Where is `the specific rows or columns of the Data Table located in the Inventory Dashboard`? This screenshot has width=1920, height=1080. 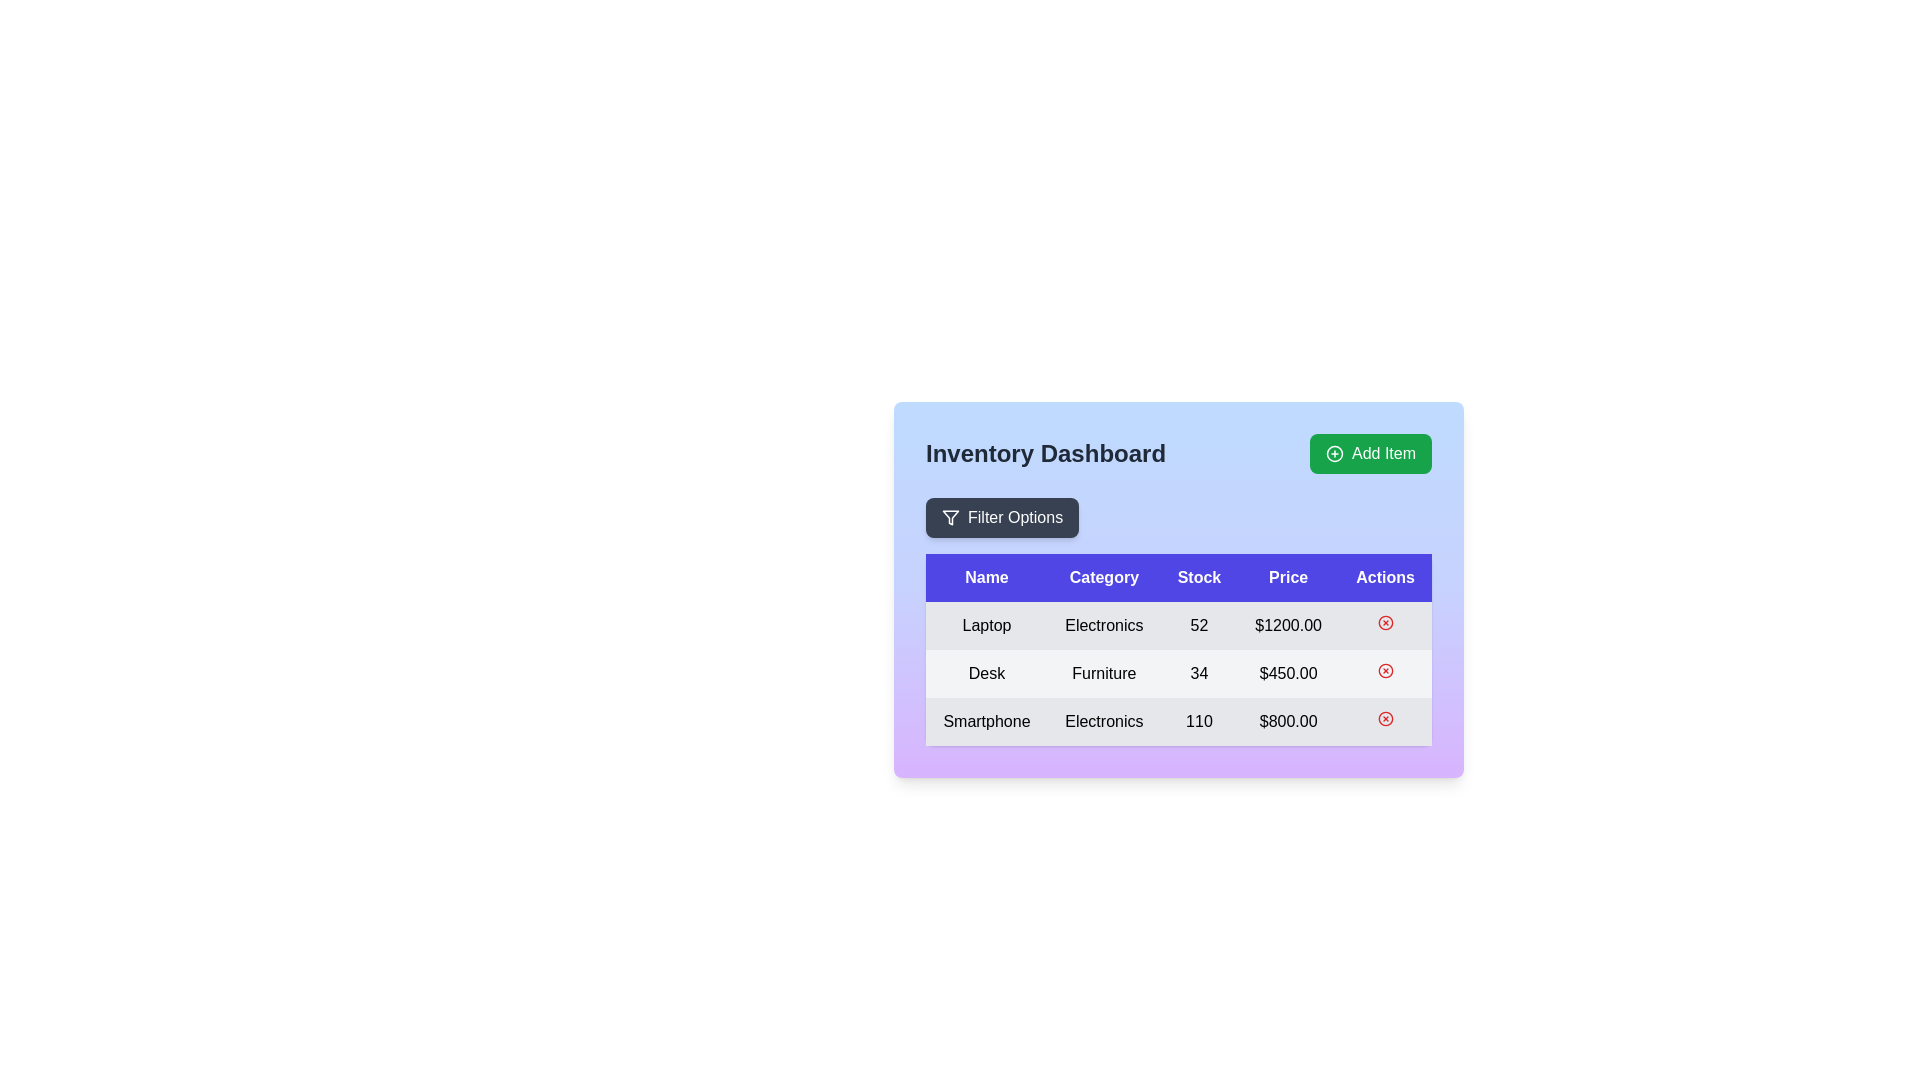
the specific rows or columns of the Data Table located in the Inventory Dashboard is located at coordinates (1179, 620).